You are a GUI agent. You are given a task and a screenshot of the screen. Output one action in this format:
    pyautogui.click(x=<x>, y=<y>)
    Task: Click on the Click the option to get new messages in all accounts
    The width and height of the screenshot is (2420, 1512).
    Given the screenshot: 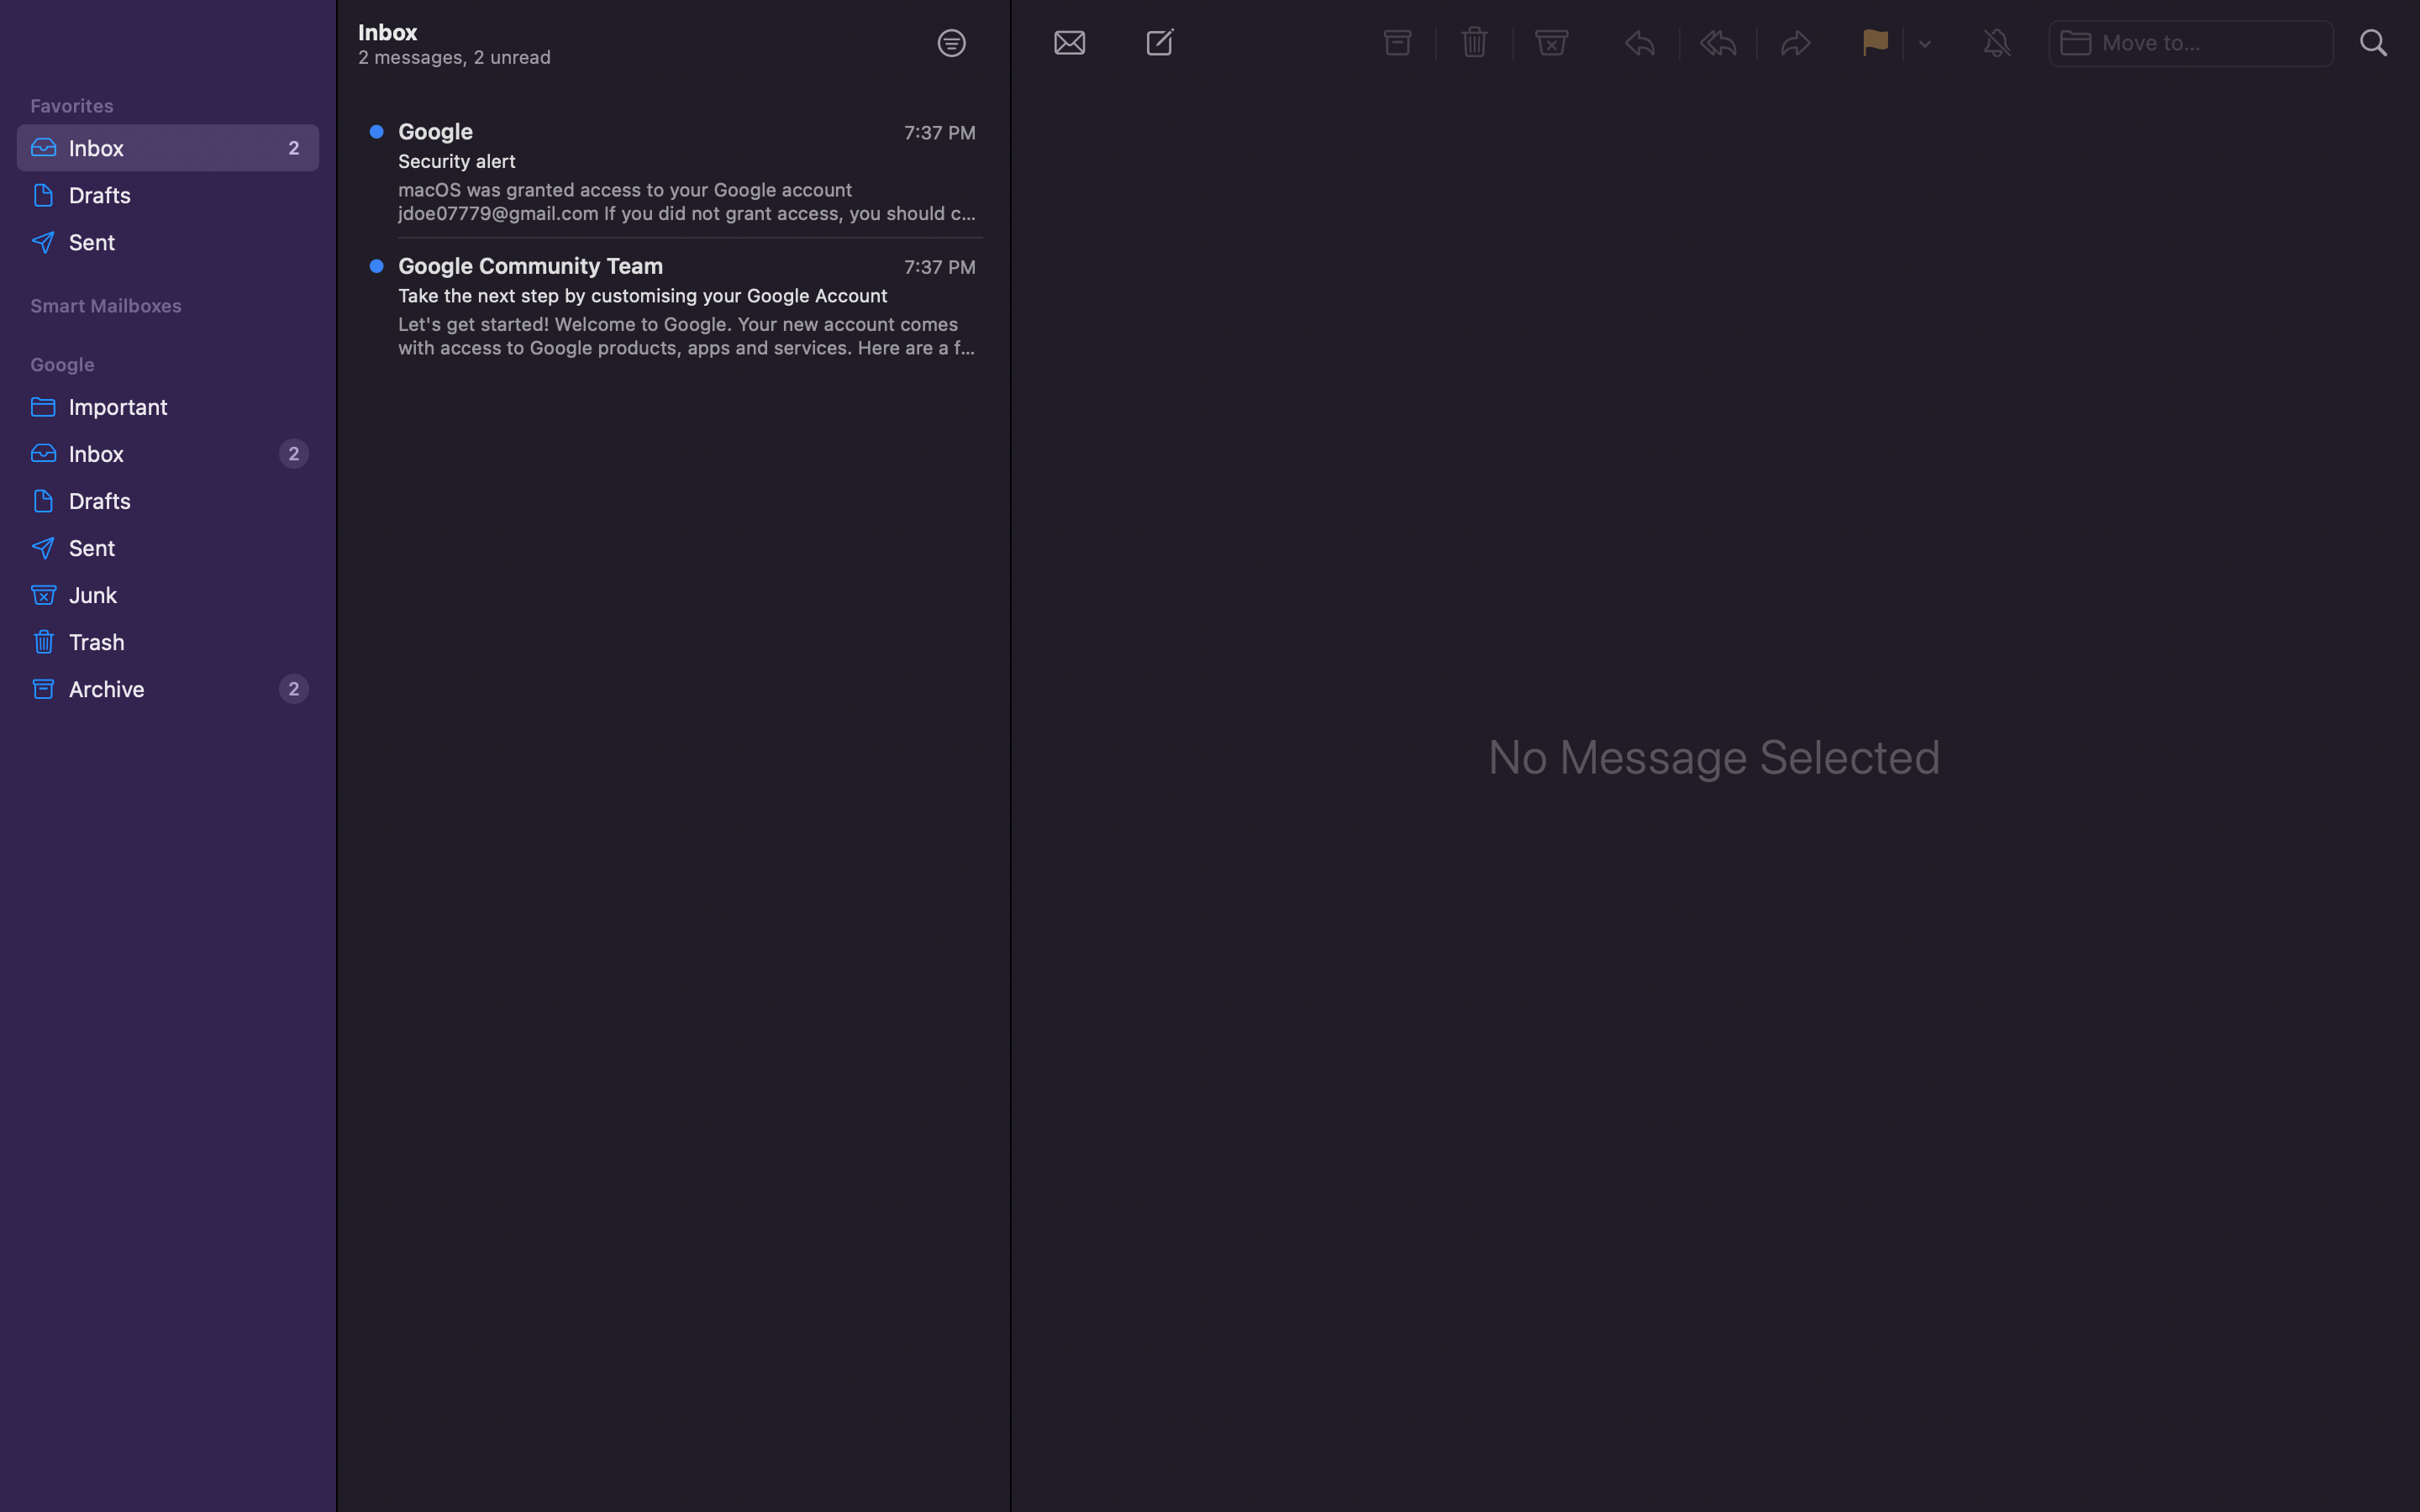 What is the action you would take?
    pyautogui.click(x=1068, y=41)
    